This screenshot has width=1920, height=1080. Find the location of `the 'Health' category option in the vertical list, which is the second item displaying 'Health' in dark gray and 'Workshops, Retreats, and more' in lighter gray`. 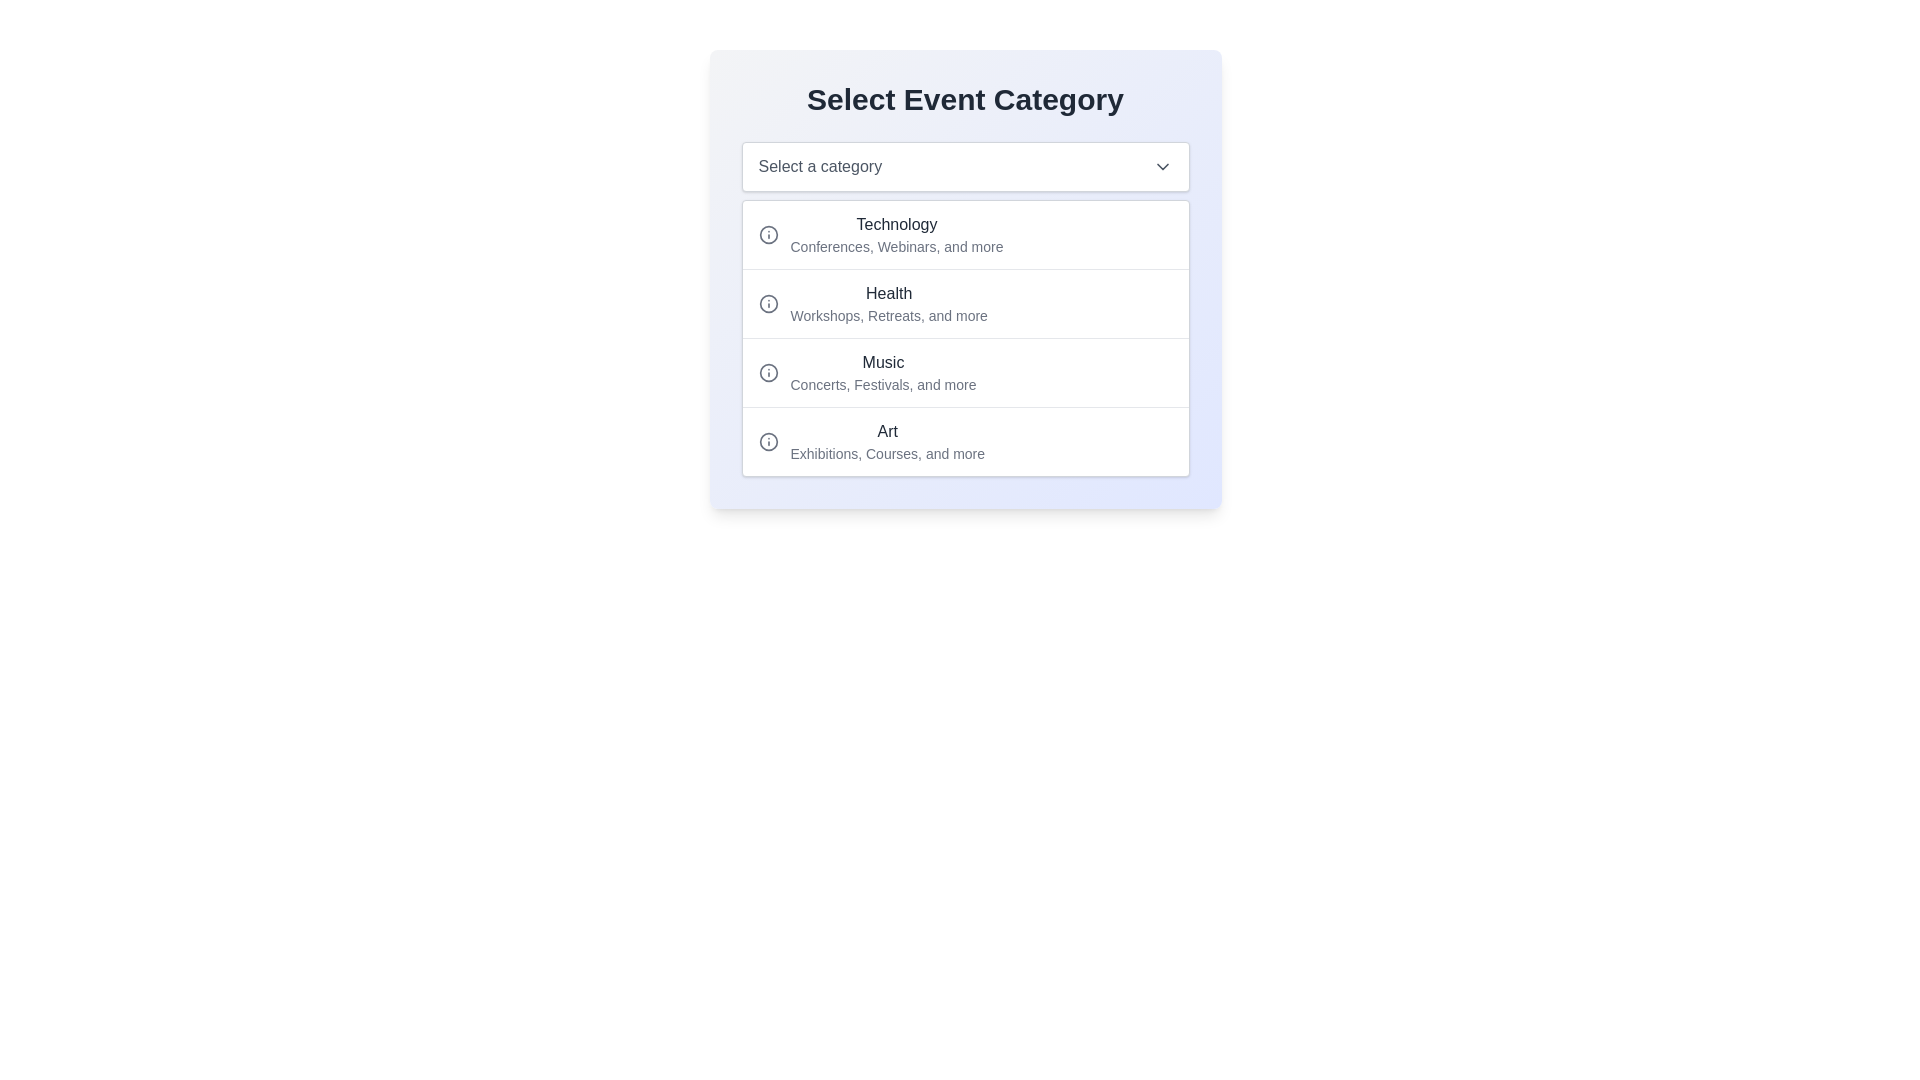

the 'Health' category option in the vertical list, which is the second item displaying 'Health' in dark gray and 'Workshops, Retreats, and more' in lighter gray is located at coordinates (888, 304).